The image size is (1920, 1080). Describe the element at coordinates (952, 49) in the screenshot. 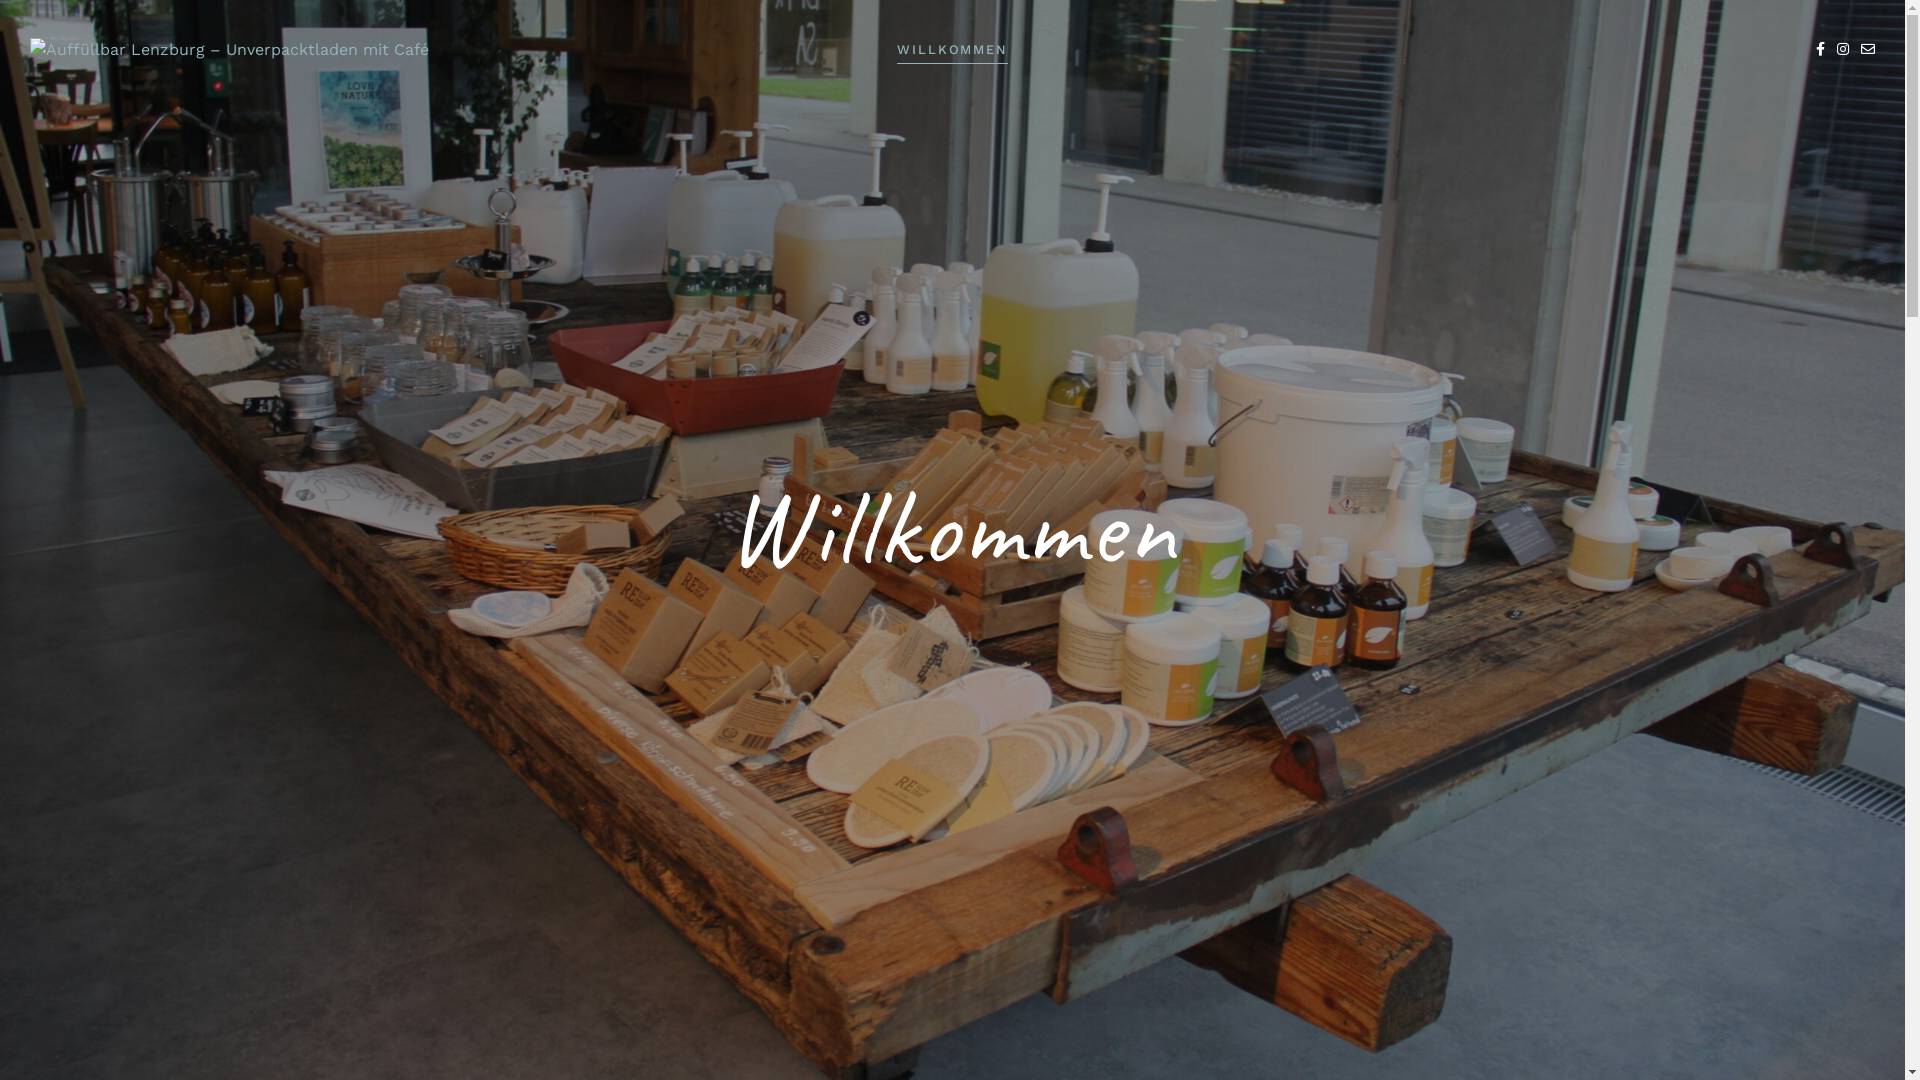

I see `'WILLKOMMEN'` at that location.